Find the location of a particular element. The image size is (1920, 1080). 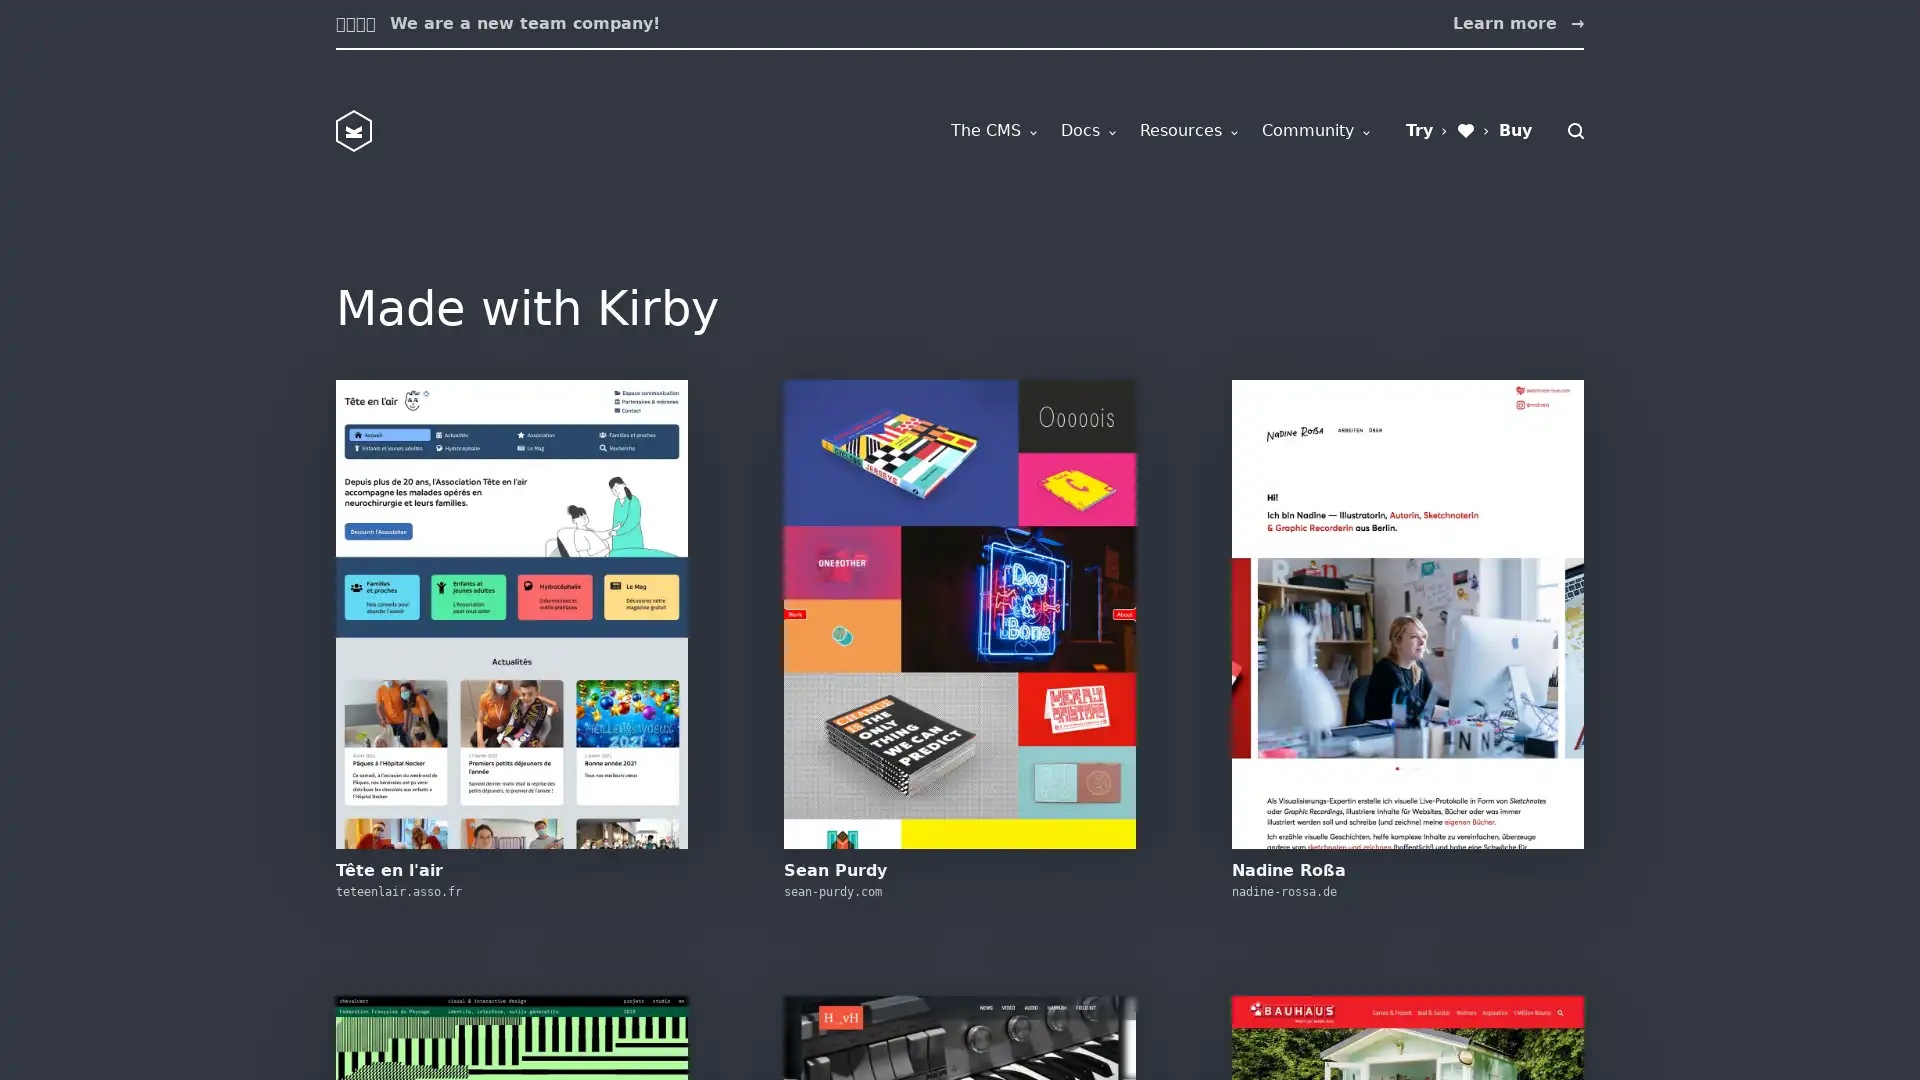

Search is located at coordinates (1574, 131).